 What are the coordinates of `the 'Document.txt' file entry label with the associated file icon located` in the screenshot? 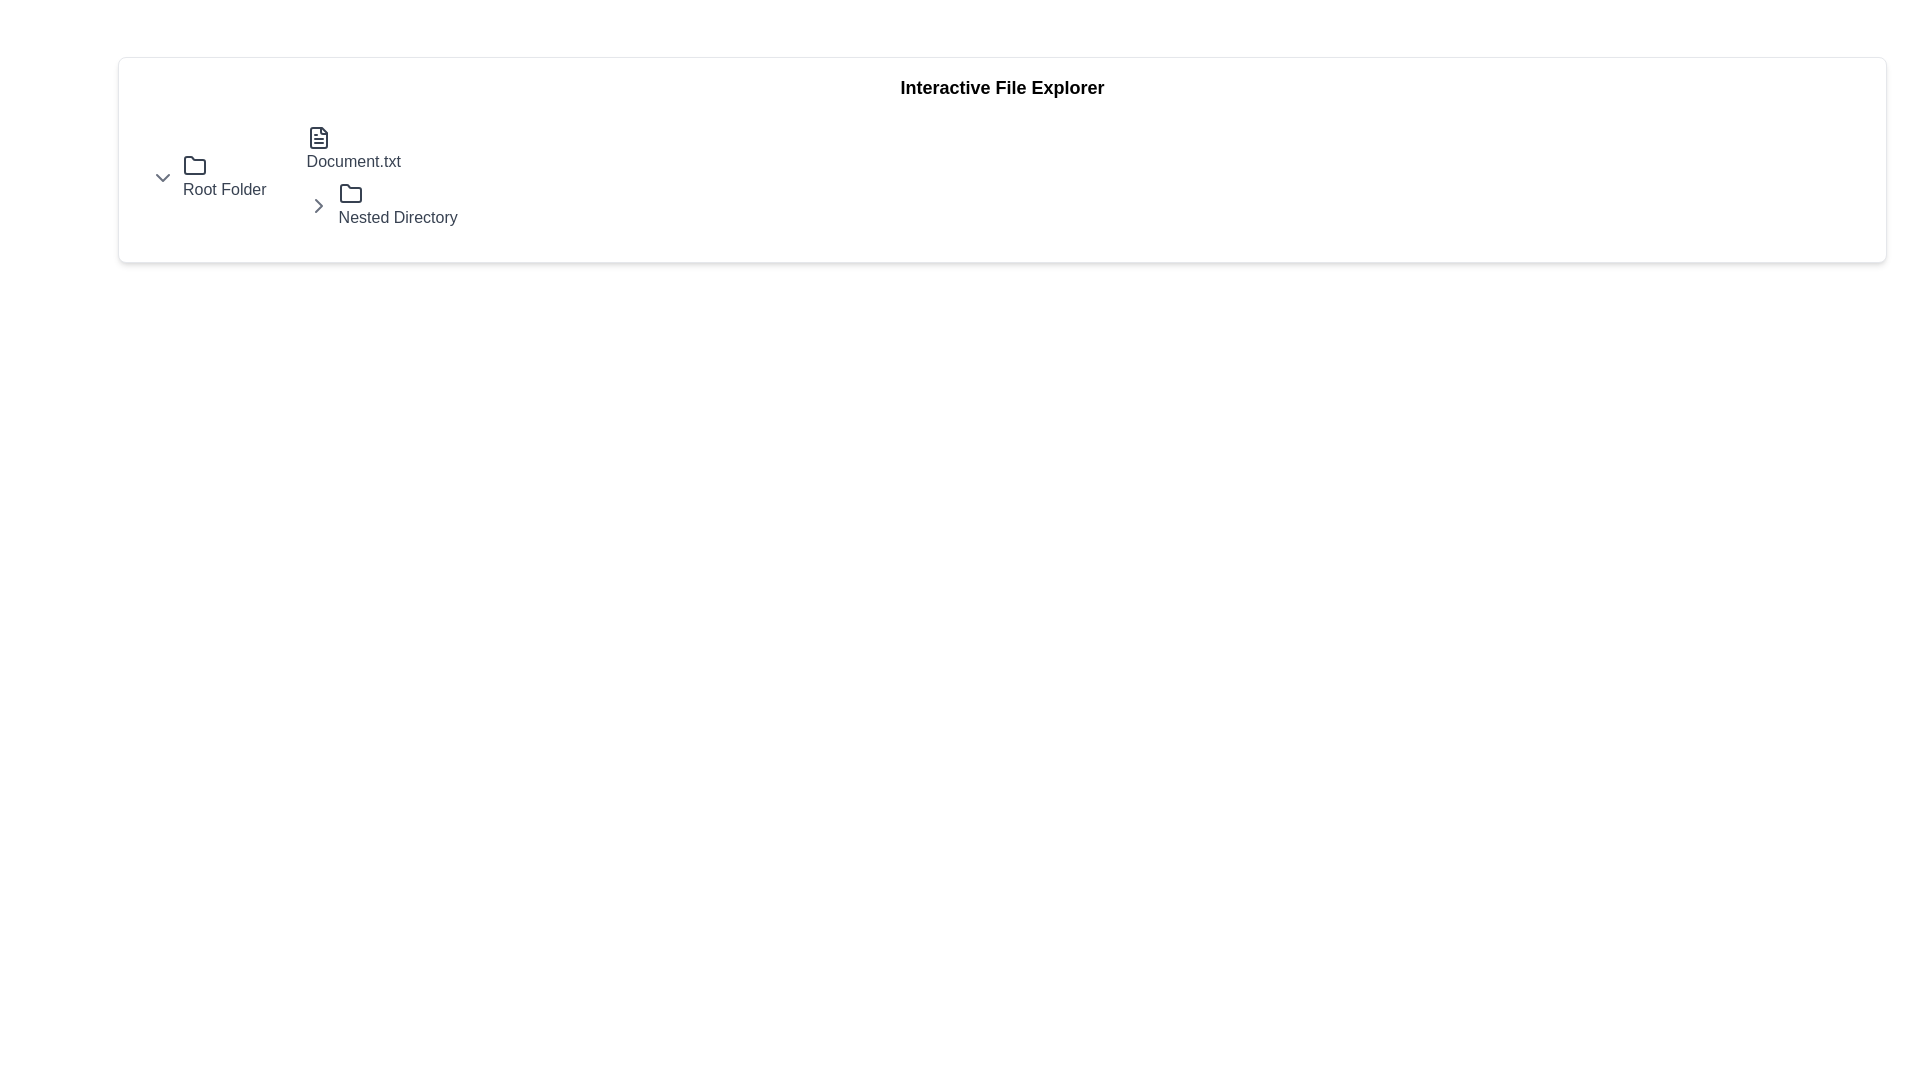 It's located at (382, 149).